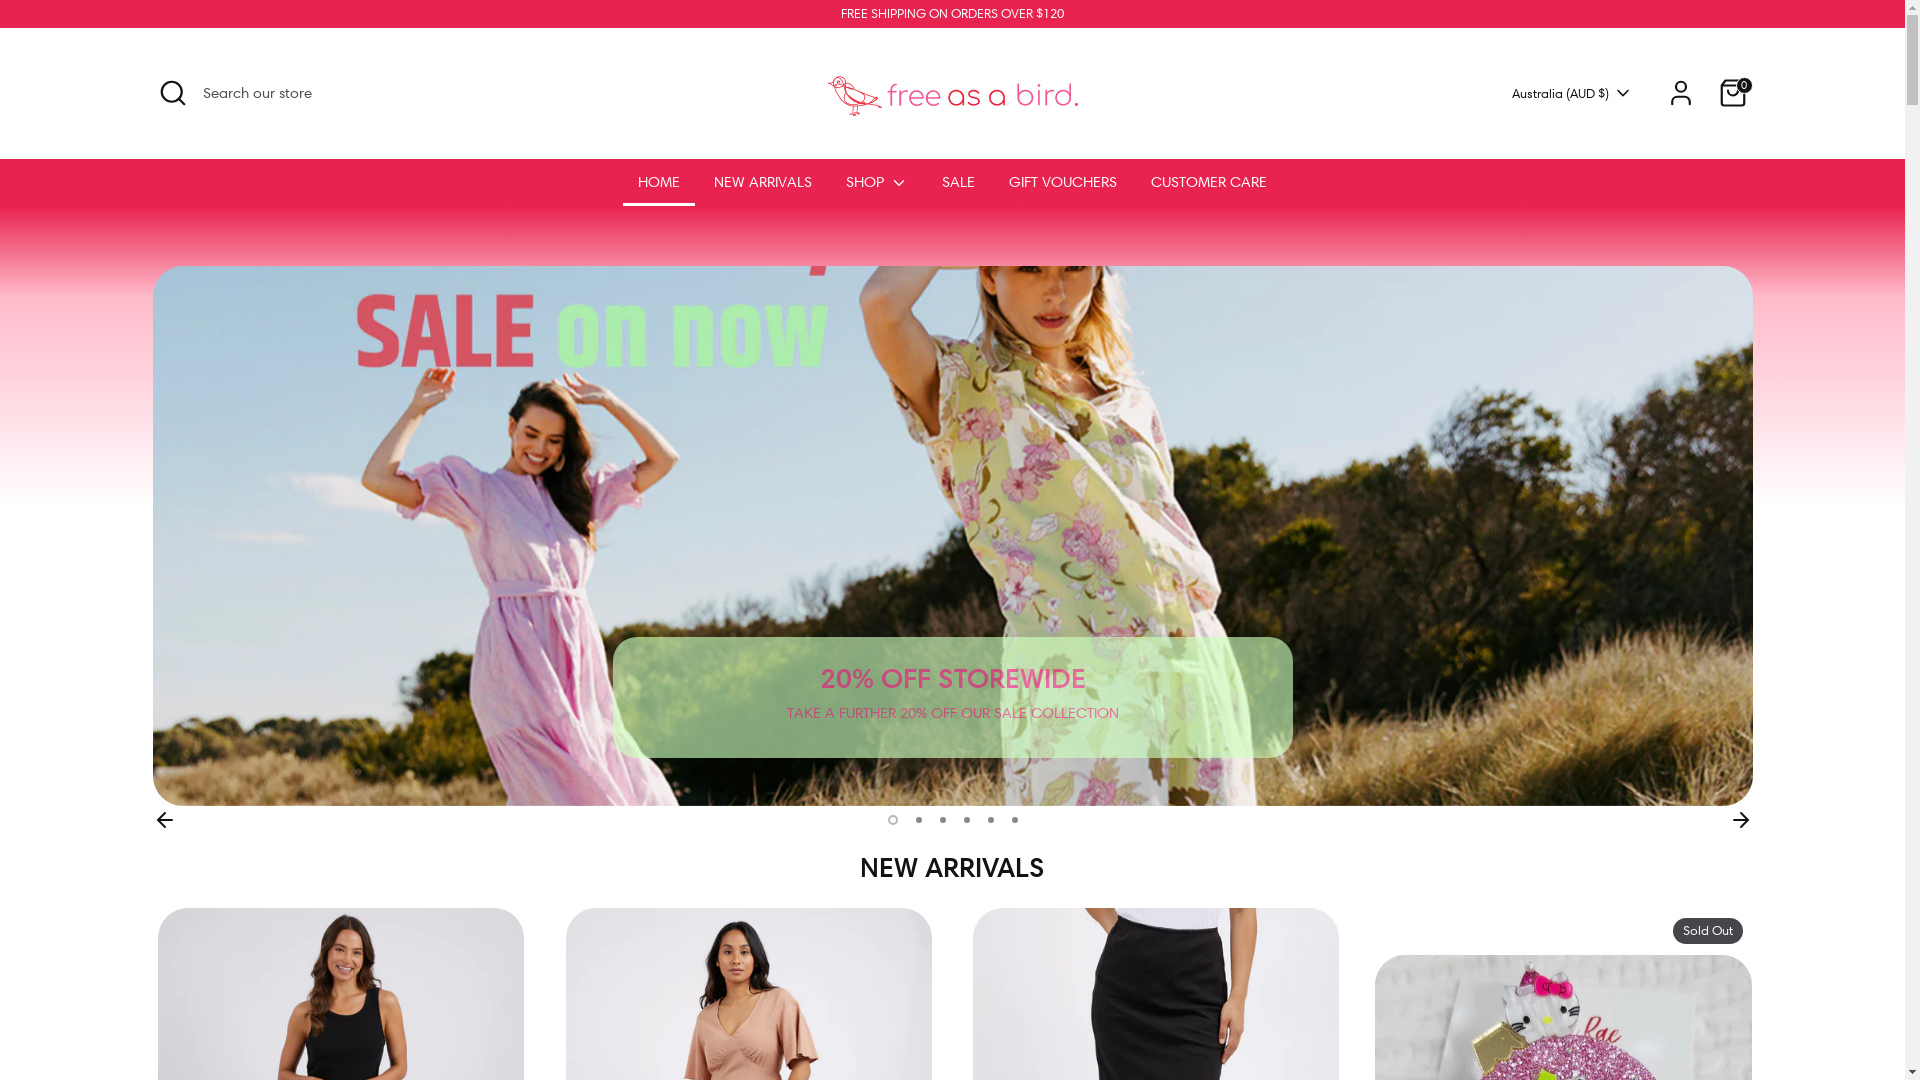  What do you see at coordinates (622, 188) in the screenshot?
I see `'HOME'` at bounding box center [622, 188].